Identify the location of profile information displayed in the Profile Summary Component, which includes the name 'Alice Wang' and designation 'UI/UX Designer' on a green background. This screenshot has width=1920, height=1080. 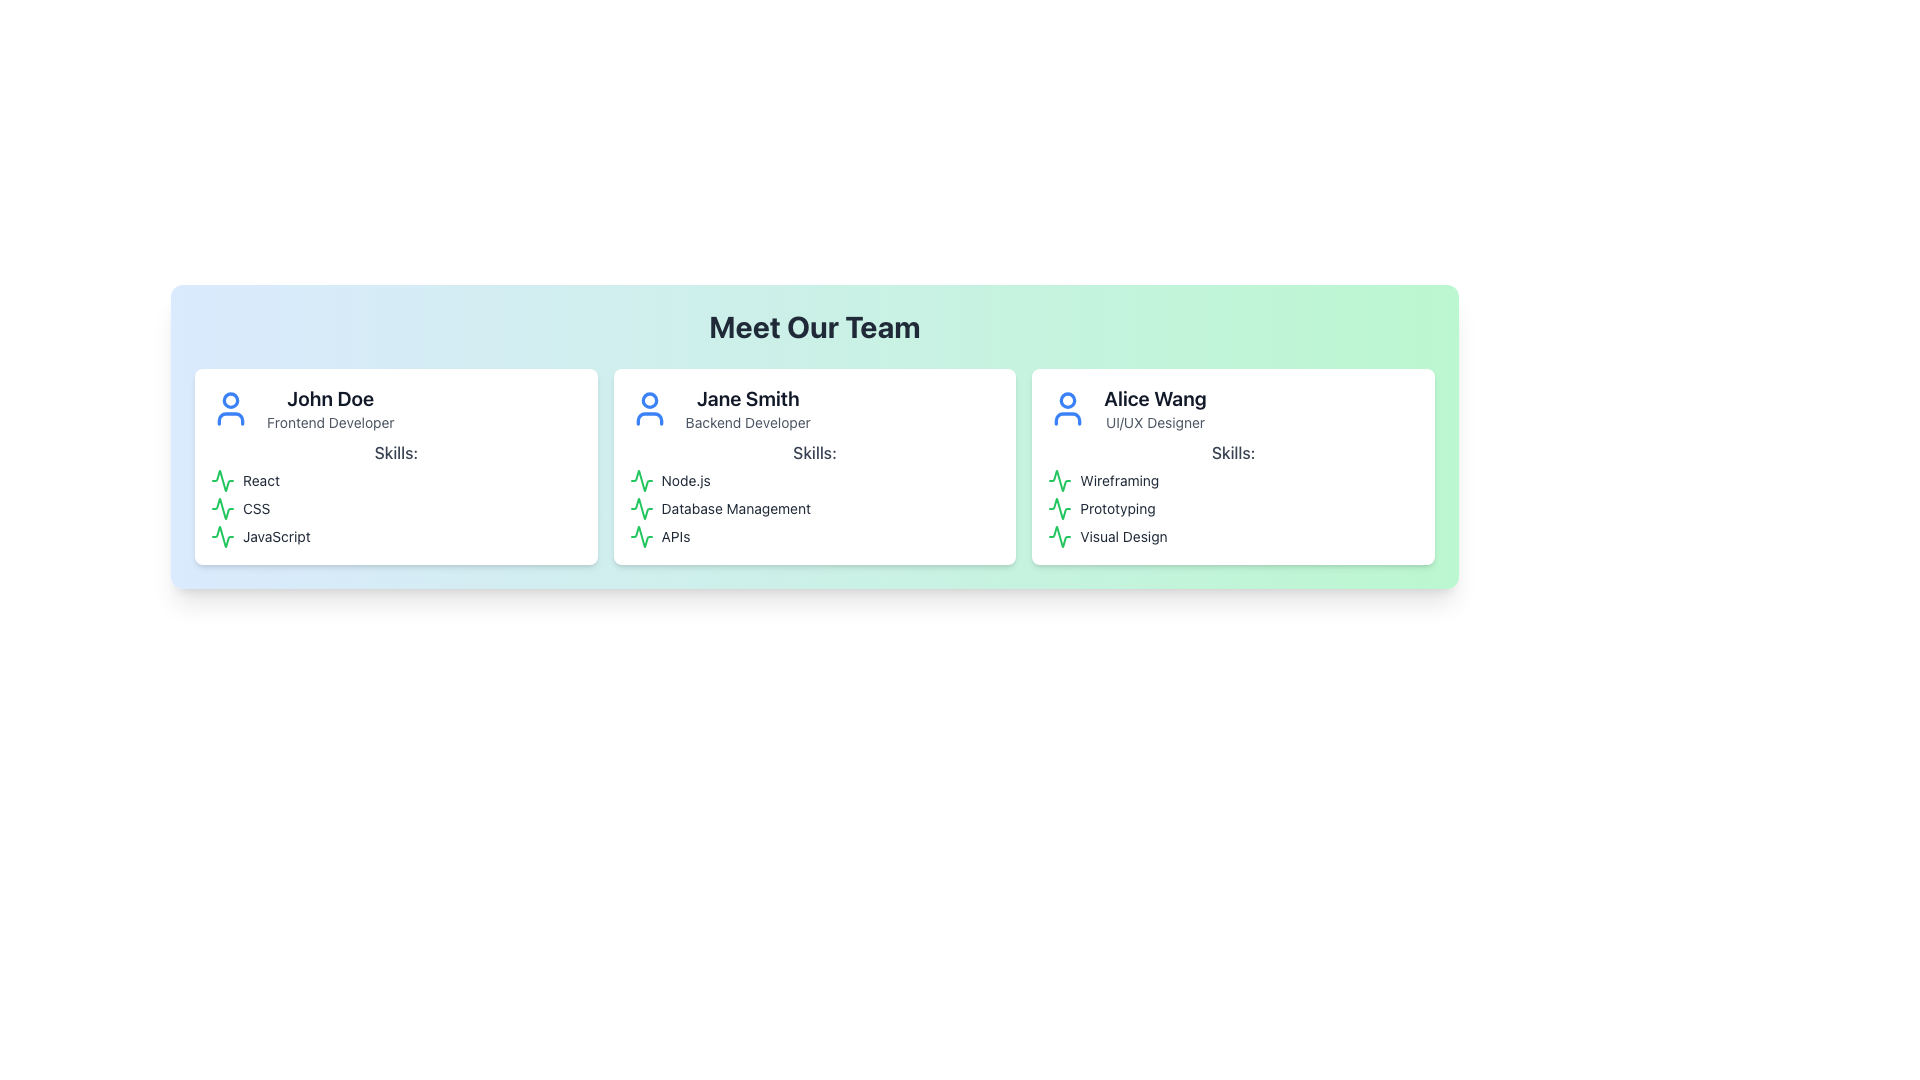
(1232, 407).